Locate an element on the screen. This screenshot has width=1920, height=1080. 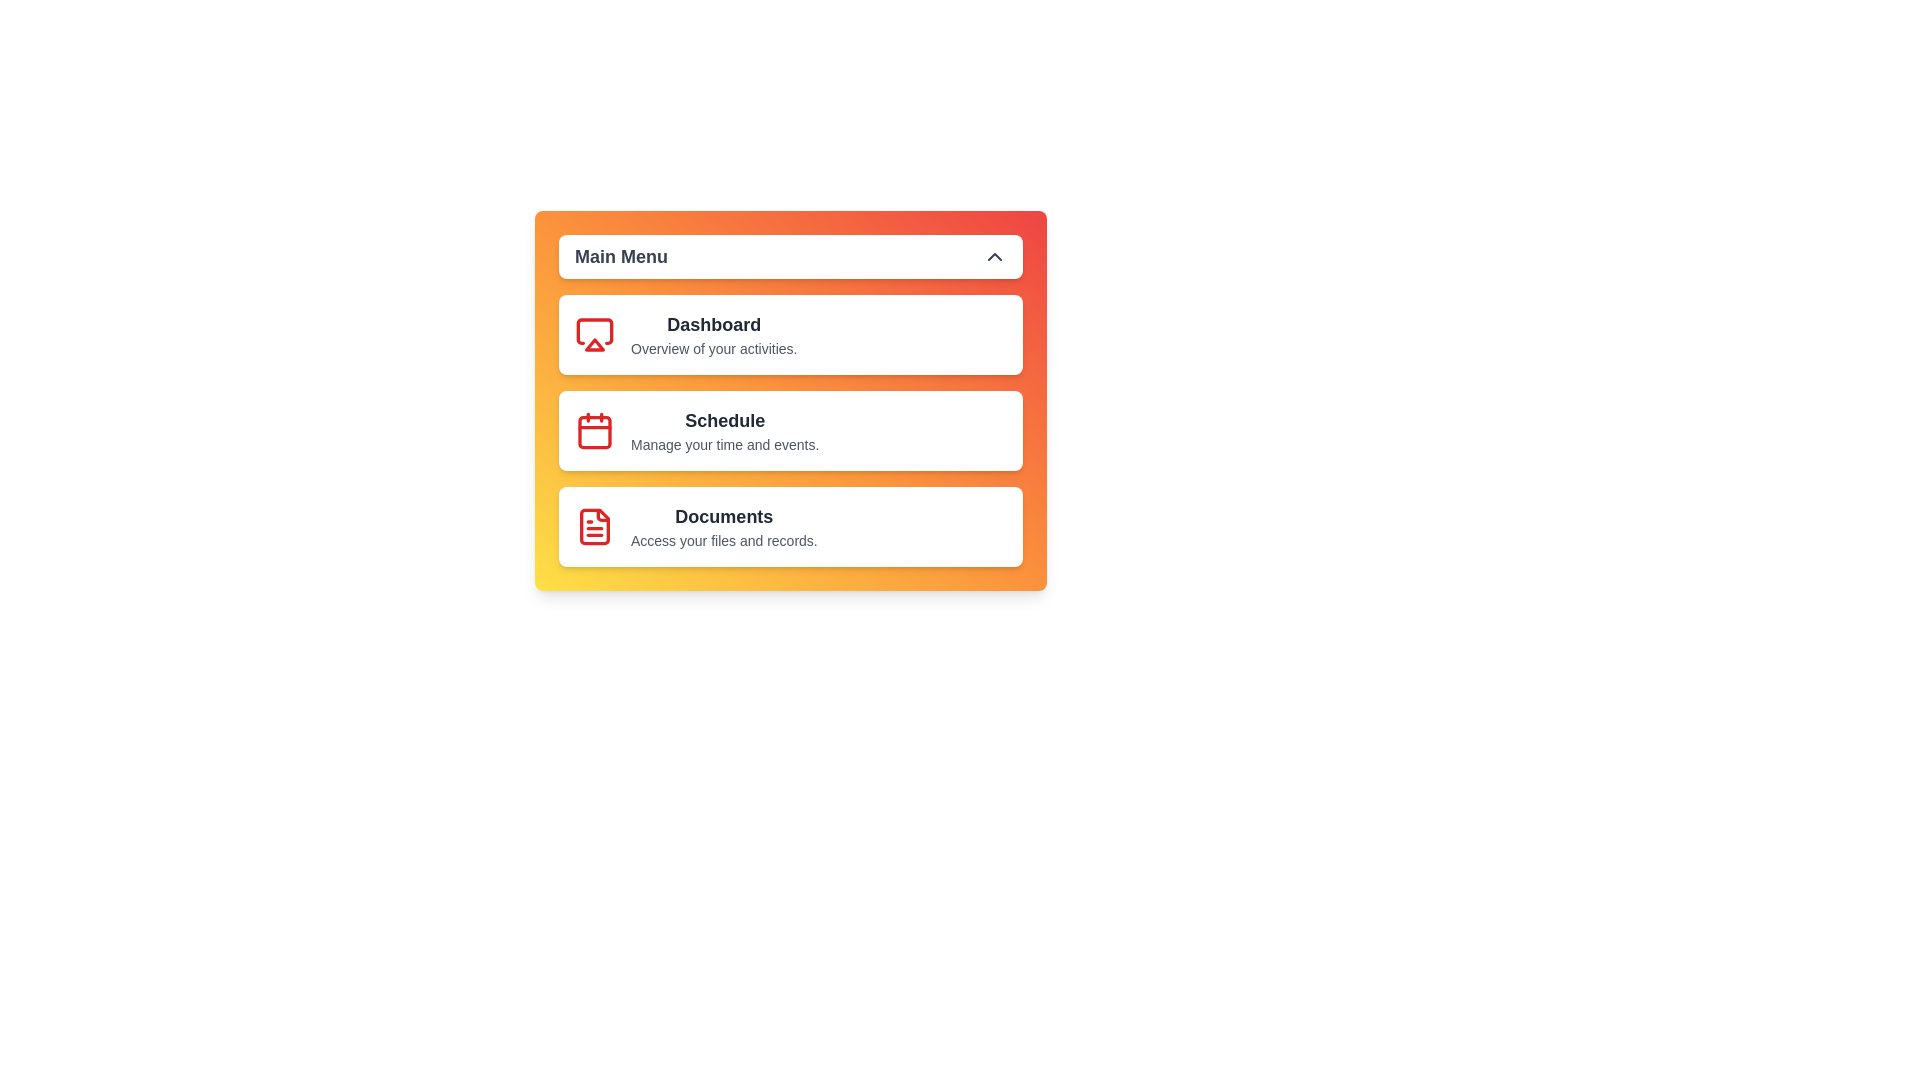
the menu item Documents by clicking on it is located at coordinates (790, 526).